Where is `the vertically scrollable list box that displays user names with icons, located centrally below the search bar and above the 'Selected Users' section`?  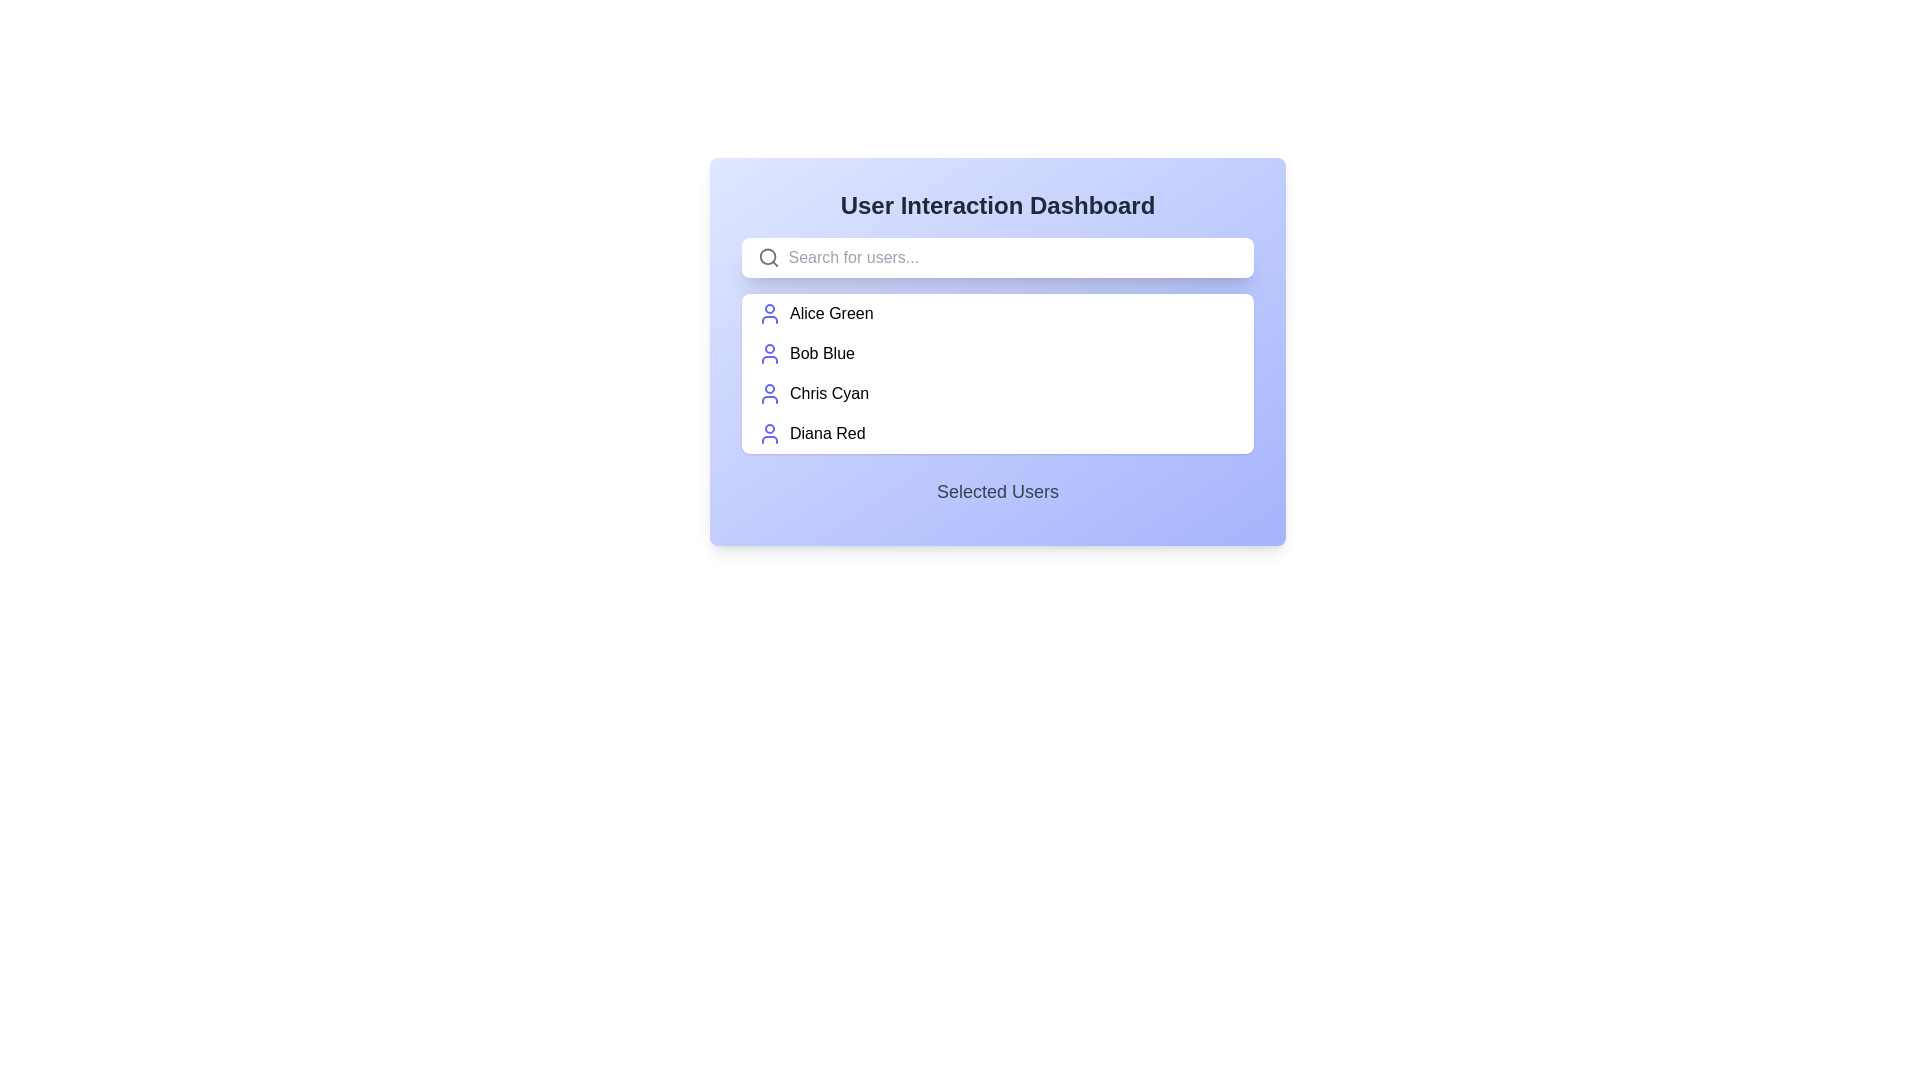 the vertically scrollable list box that displays user names with icons, located centrally below the search bar and above the 'Selected Users' section is located at coordinates (998, 374).